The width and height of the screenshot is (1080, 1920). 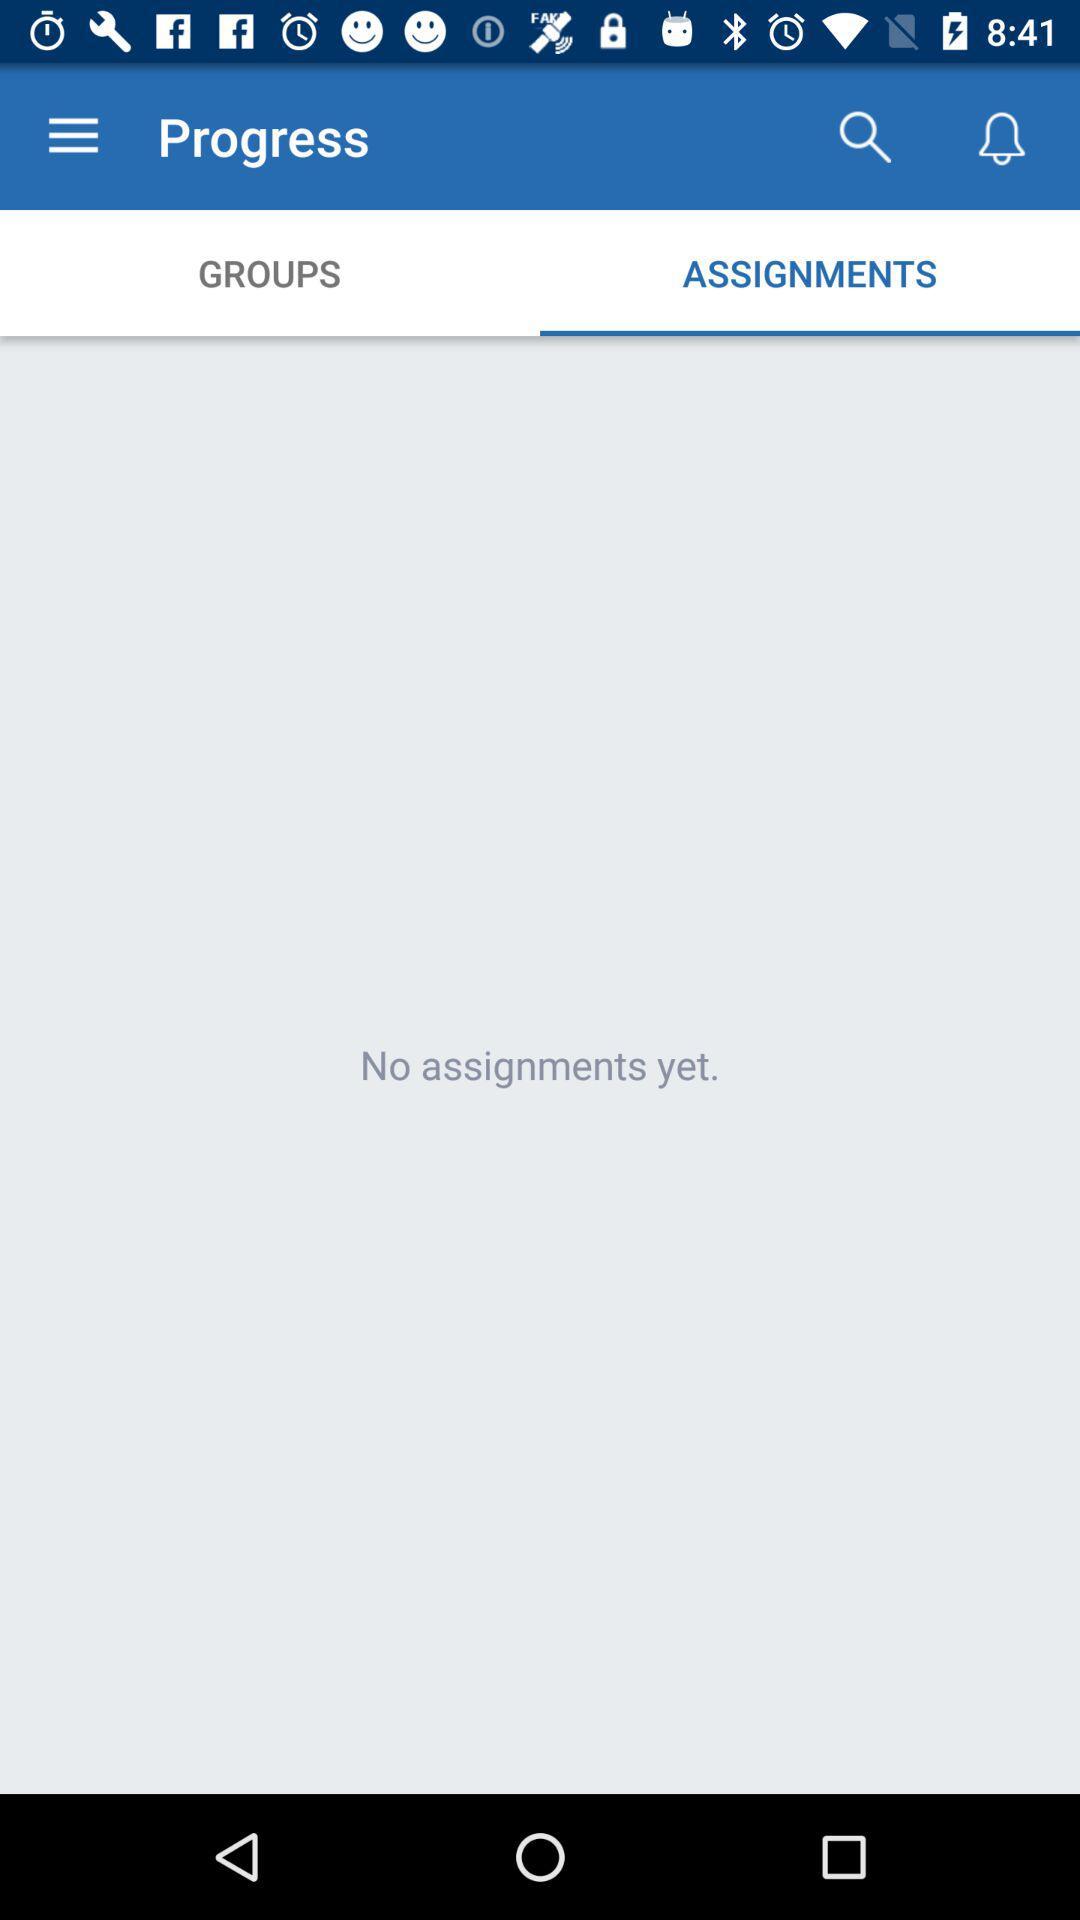 What do you see at coordinates (863, 135) in the screenshot?
I see `app to the right of progress` at bounding box center [863, 135].